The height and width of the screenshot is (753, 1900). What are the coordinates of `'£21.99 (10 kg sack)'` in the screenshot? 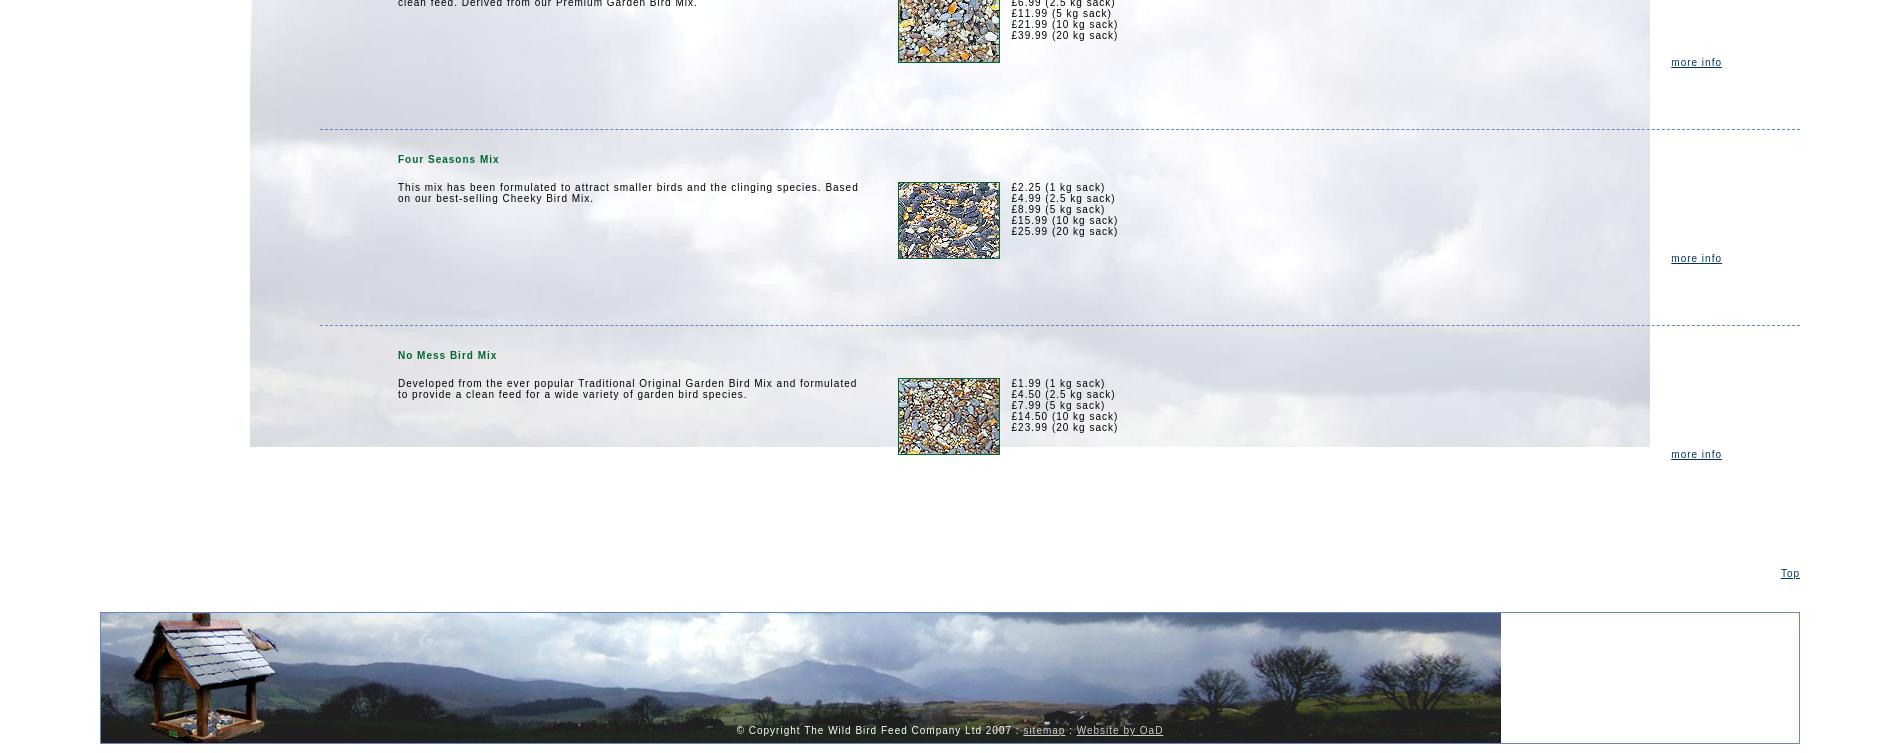 It's located at (1064, 24).